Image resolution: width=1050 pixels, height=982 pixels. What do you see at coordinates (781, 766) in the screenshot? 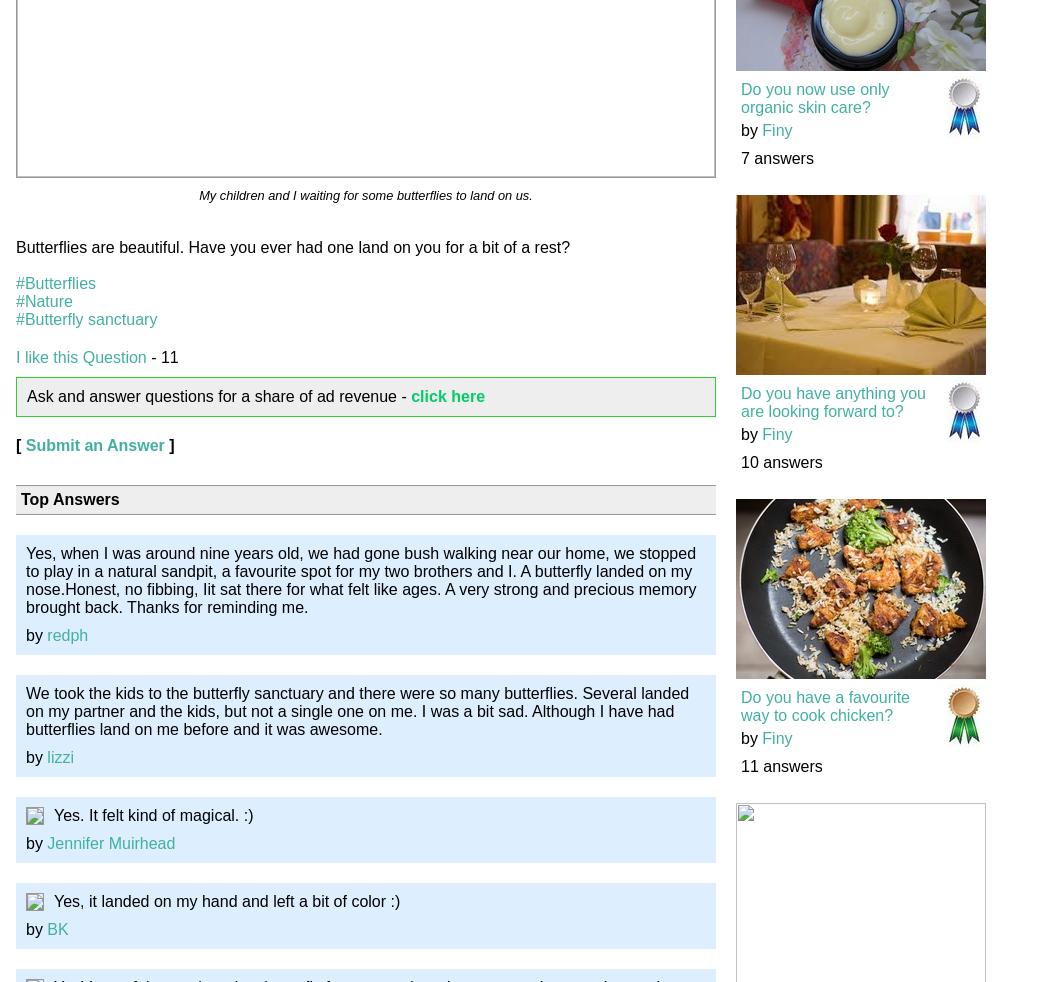
I see `'11 answers'` at bounding box center [781, 766].